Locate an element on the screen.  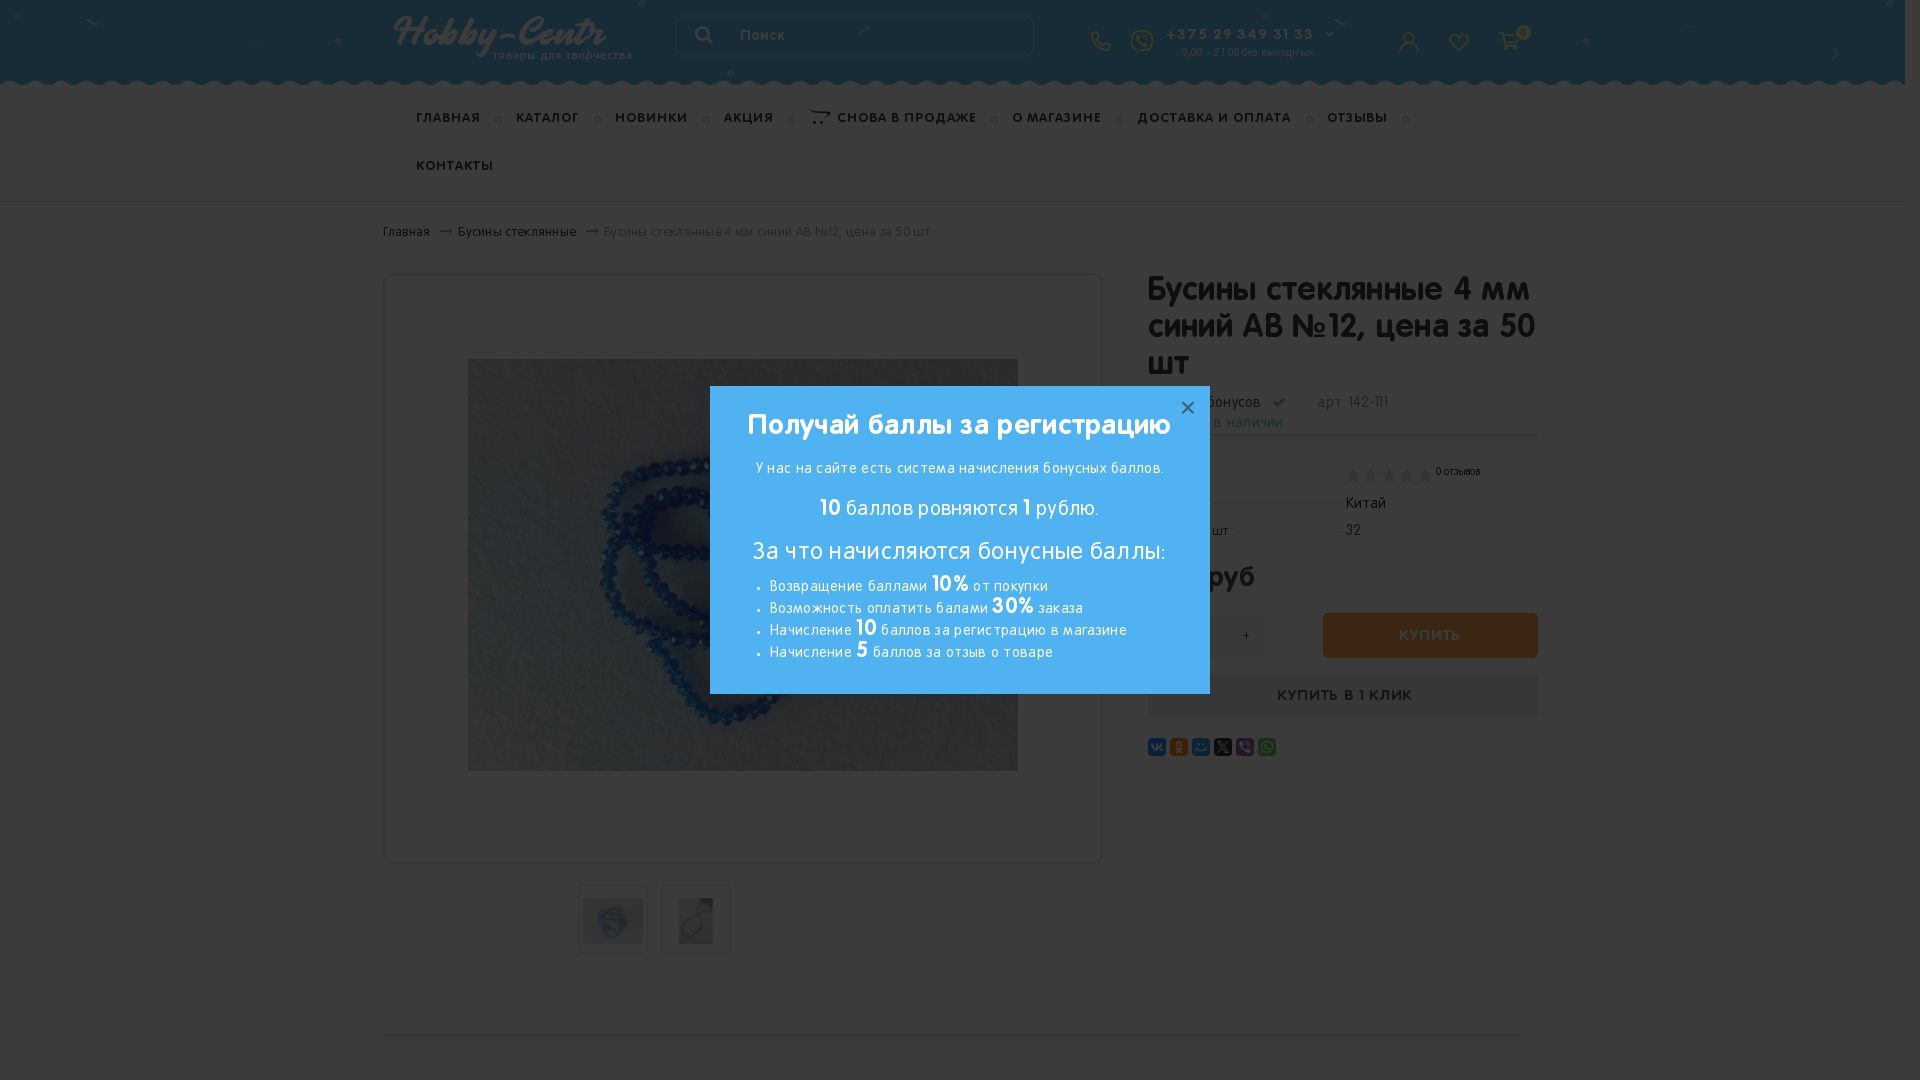
'WhatsApp' is located at coordinates (1266, 747).